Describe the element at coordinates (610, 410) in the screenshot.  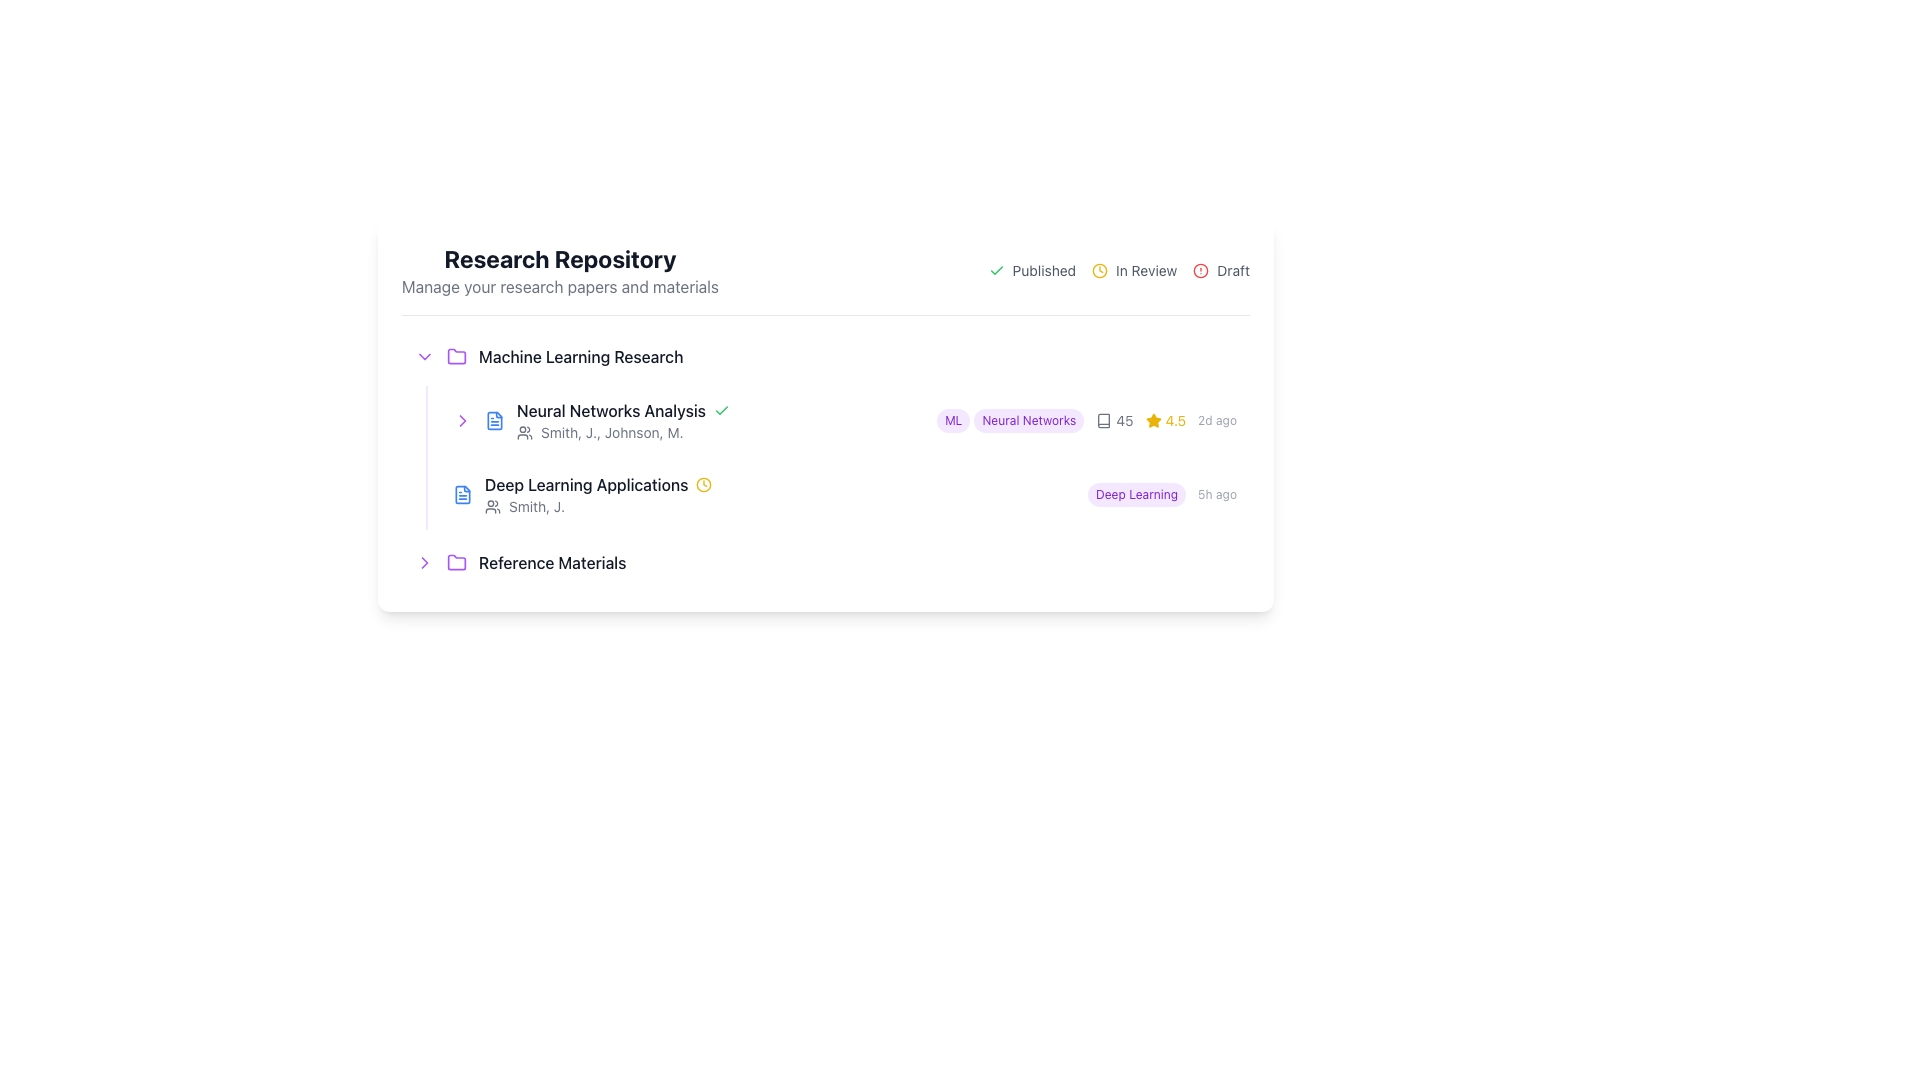
I see `displayed text of the 'Neural Networks Analysis' label located under the 'Machine Learning Research' section, which is positioned horizontally next to a green checkmark icon` at that location.